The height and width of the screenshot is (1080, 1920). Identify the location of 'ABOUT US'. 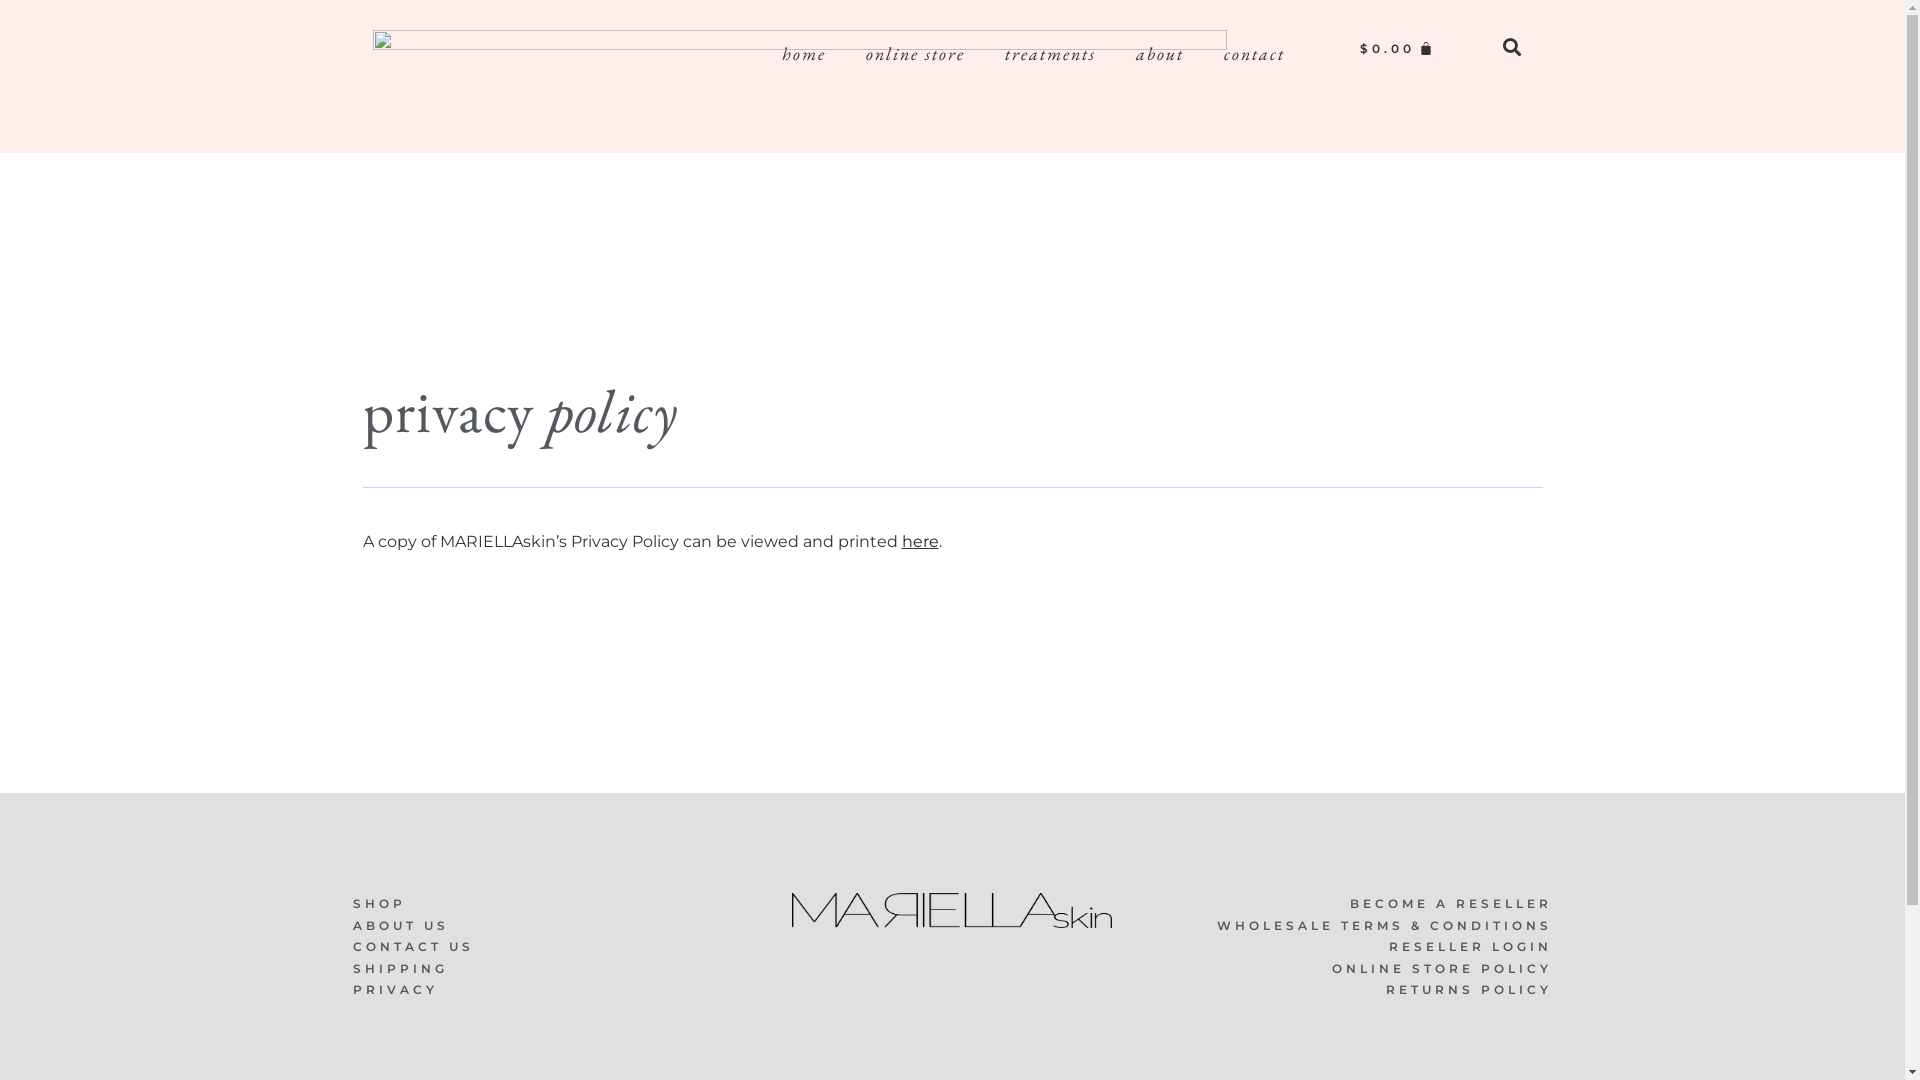
(552, 925).